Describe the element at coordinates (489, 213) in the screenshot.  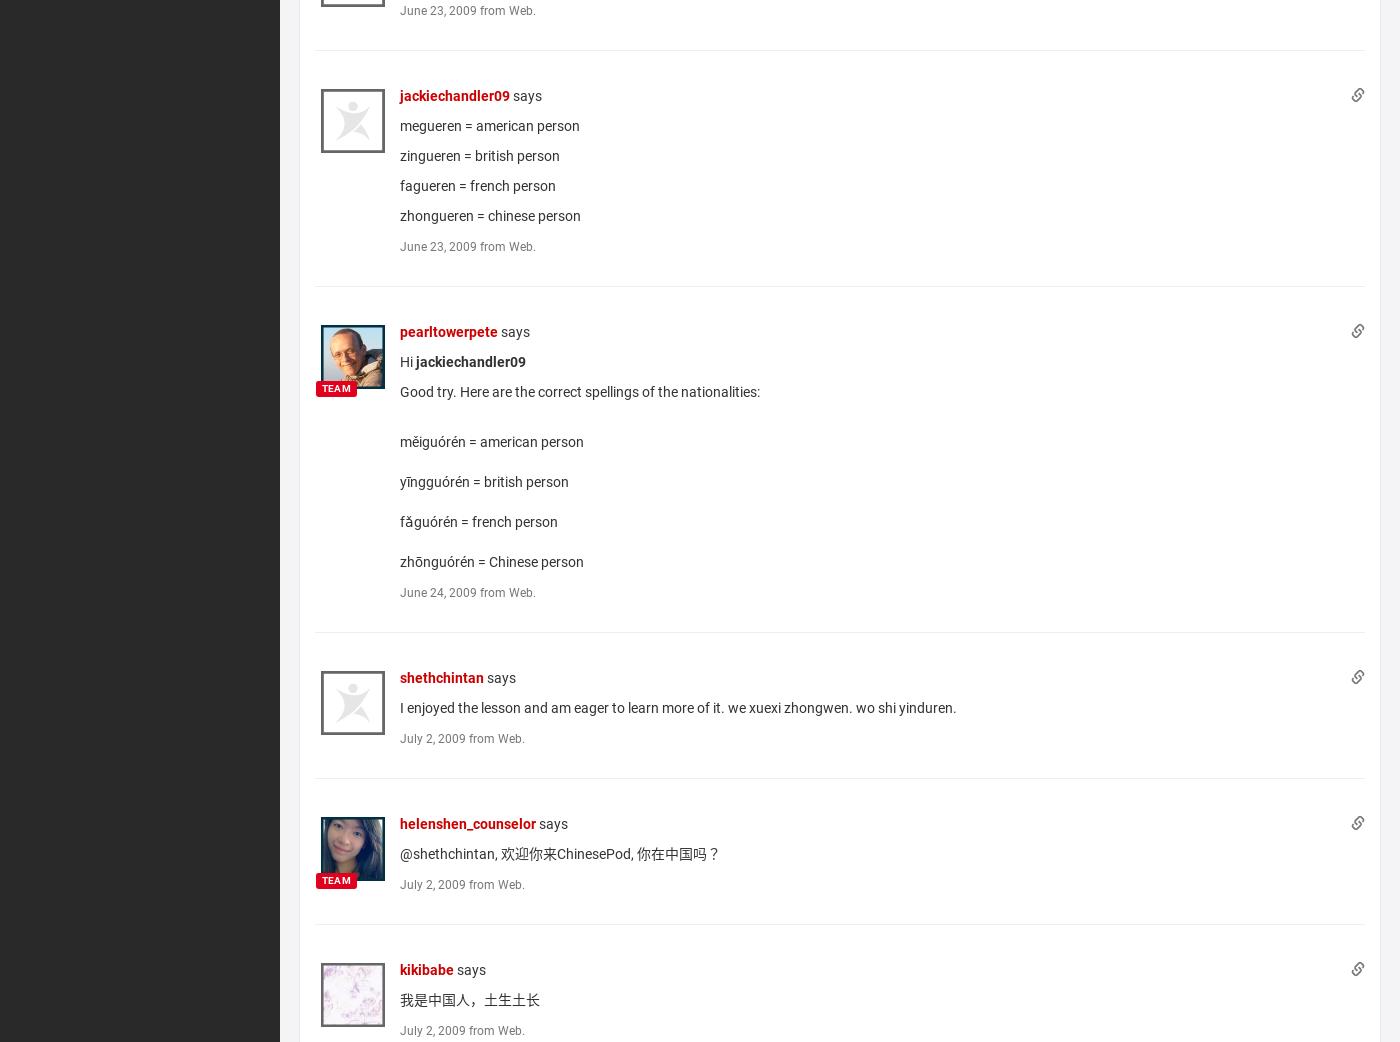
I see `'zhongueren = chinese person'` at that location.